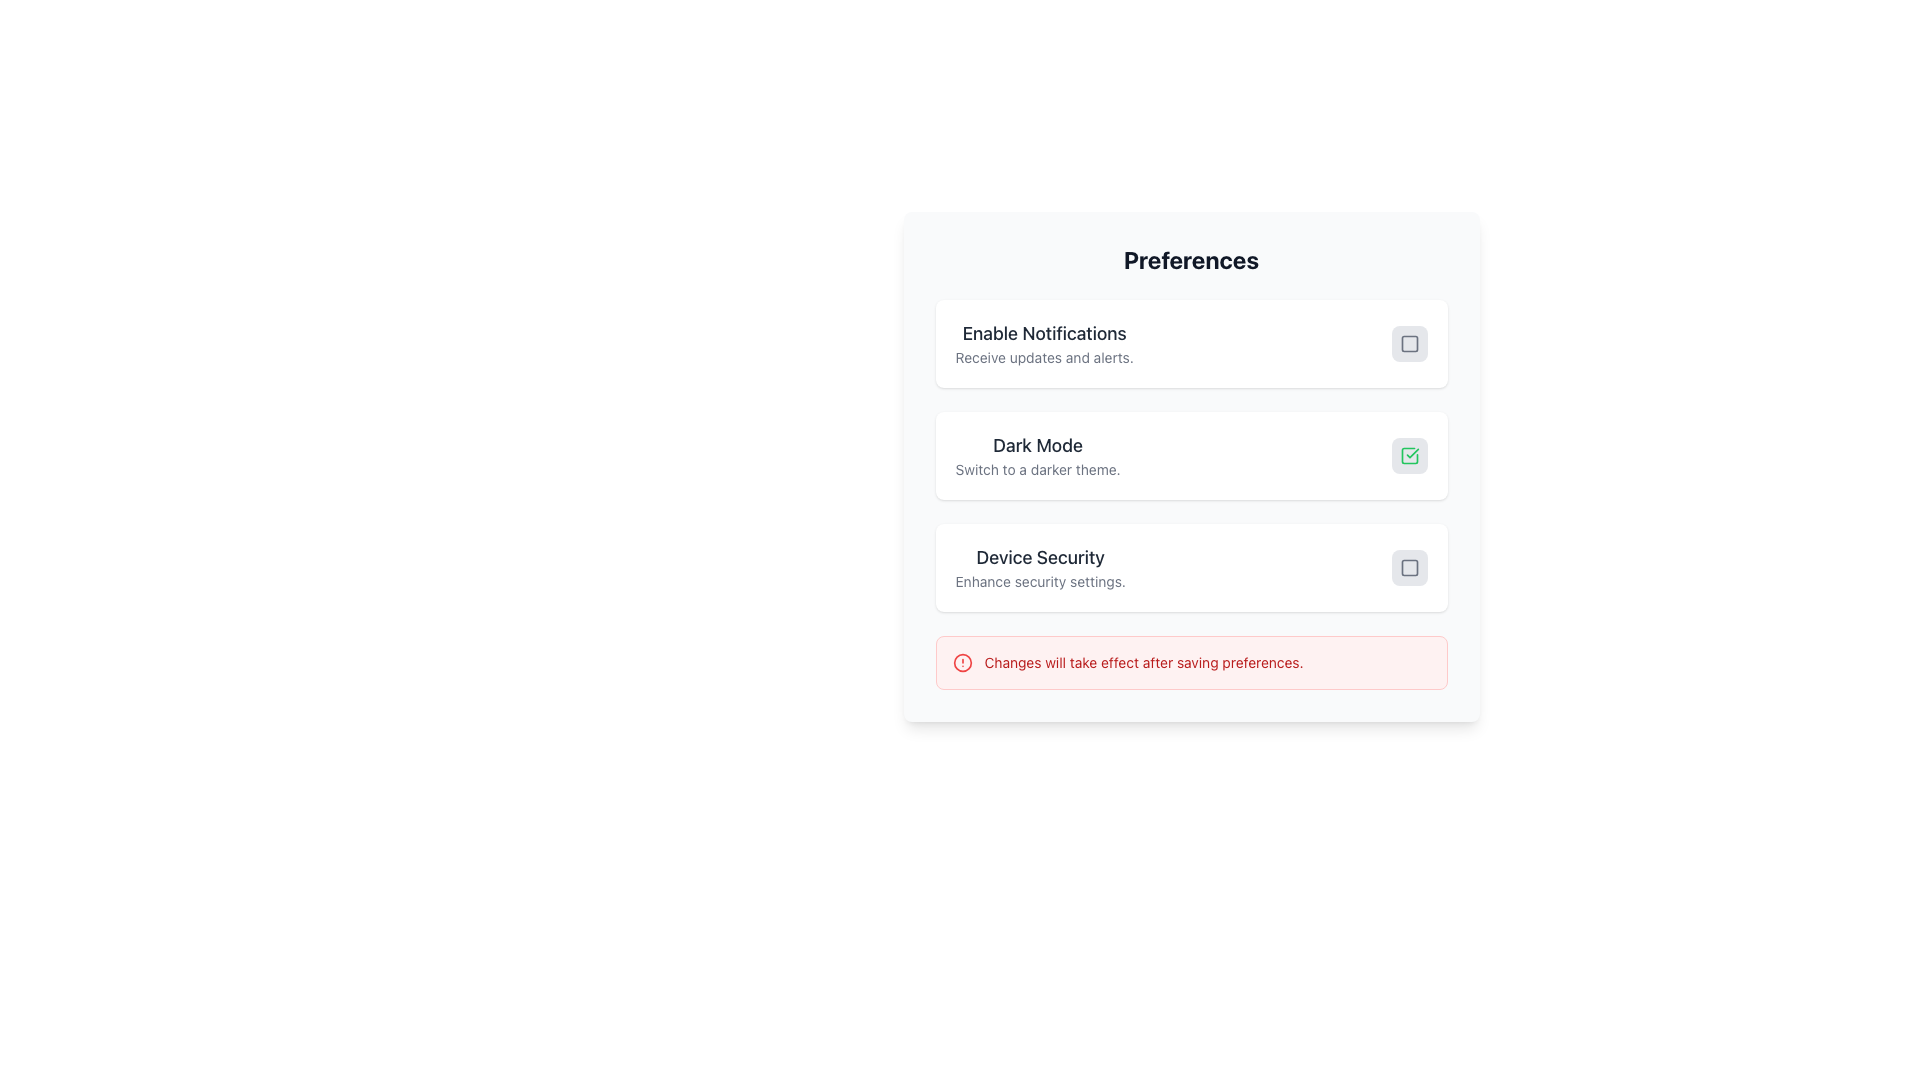 Image resolution: width=1920 pixels, height=1080 pixels. What do you see at coordinates (1408, 567) in the screenshot?
I see `the 'Device Security' icon` at bounding box center [1408, 567].